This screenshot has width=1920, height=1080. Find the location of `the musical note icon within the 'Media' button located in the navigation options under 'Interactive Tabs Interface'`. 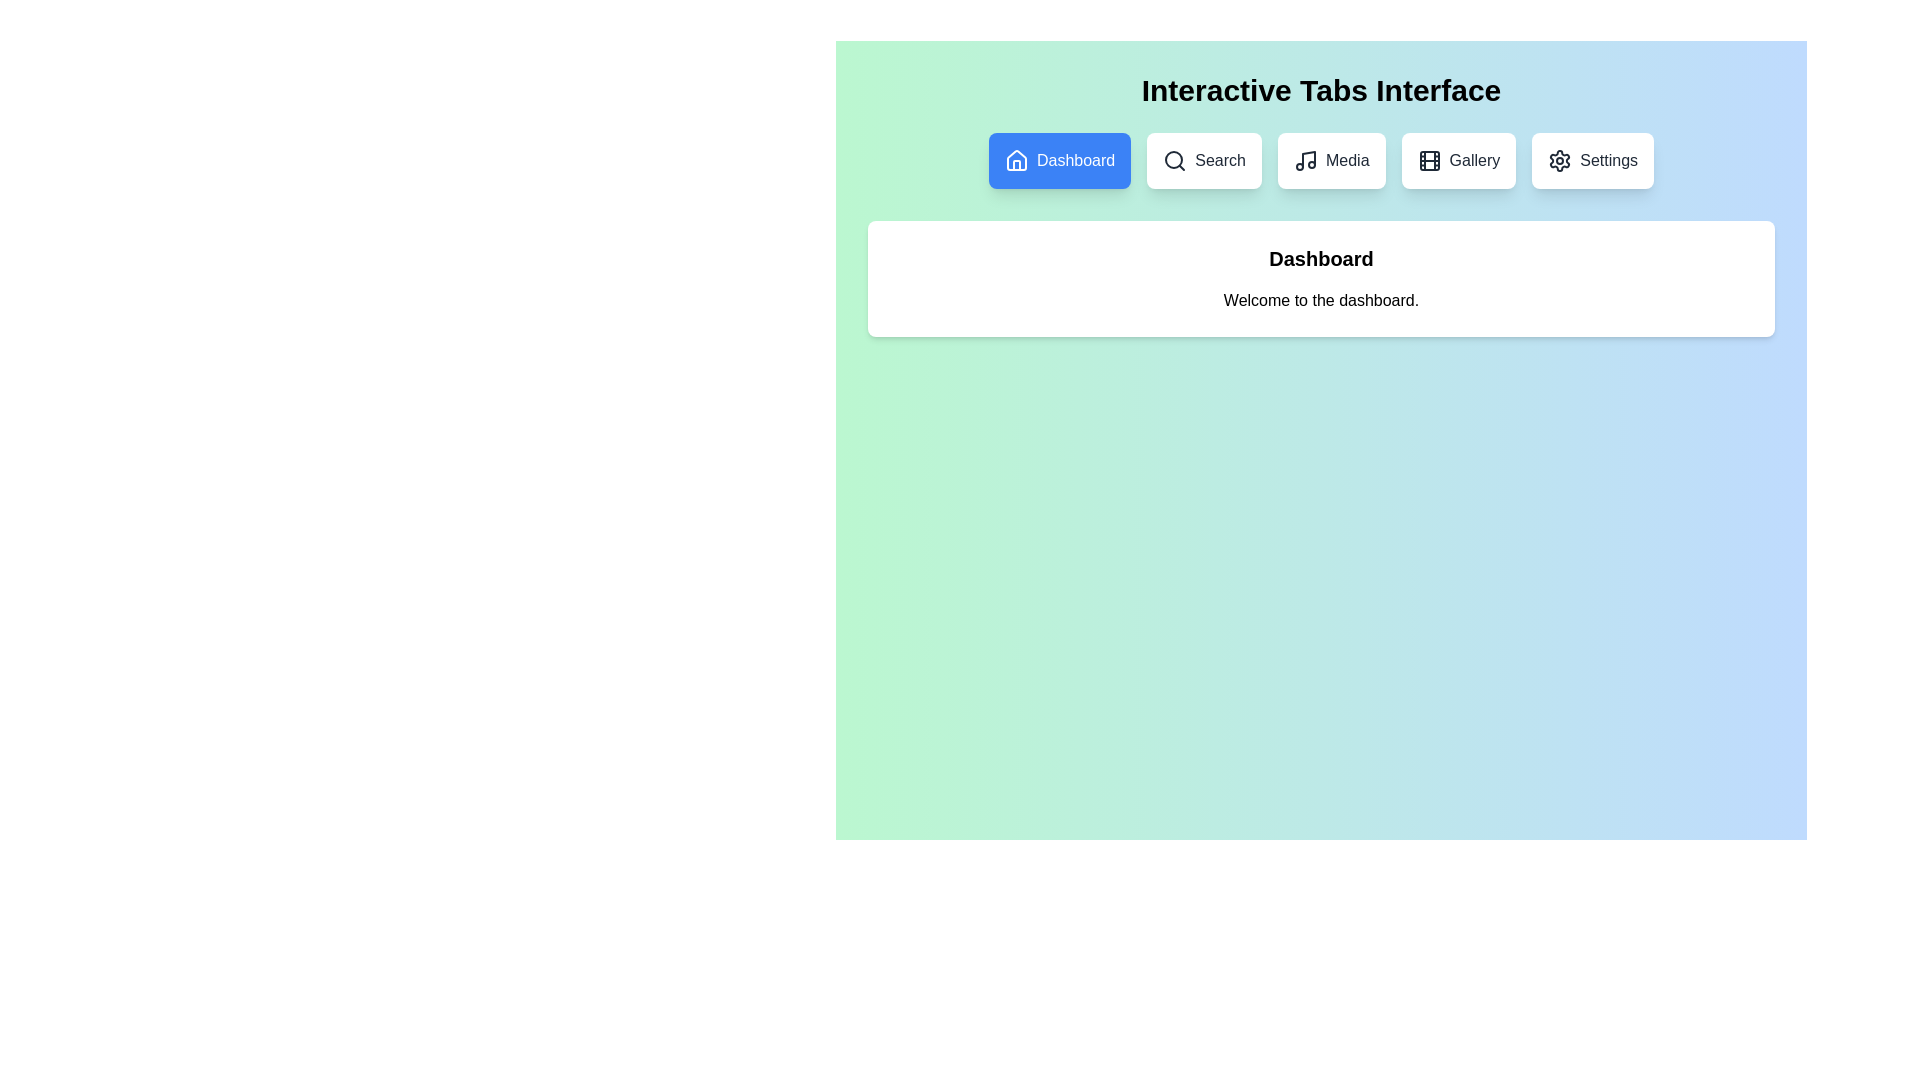

the musical note icon within the 'Media' button located in the navigation options under 'Interactive Tabs Interface' is located at coordinates (1305, 160).